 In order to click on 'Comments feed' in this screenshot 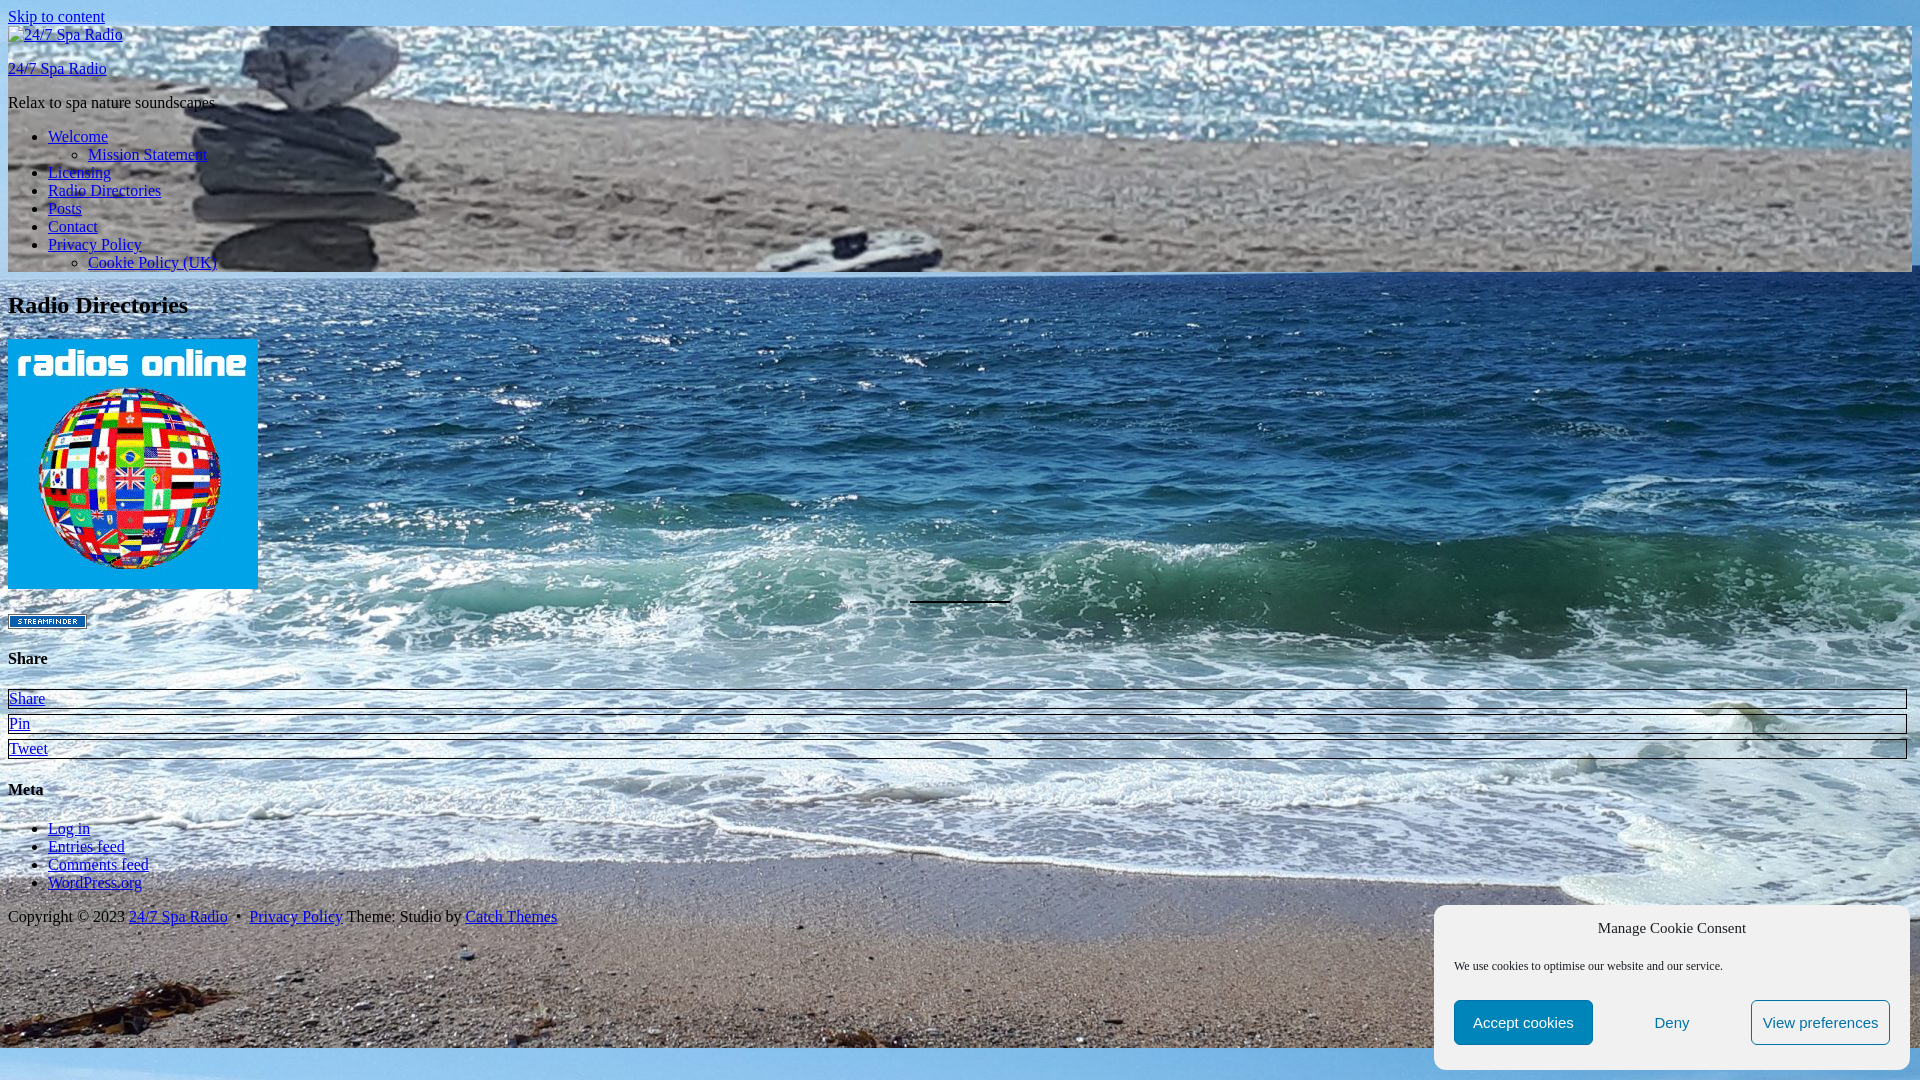, I will do `click(97, 863)`.